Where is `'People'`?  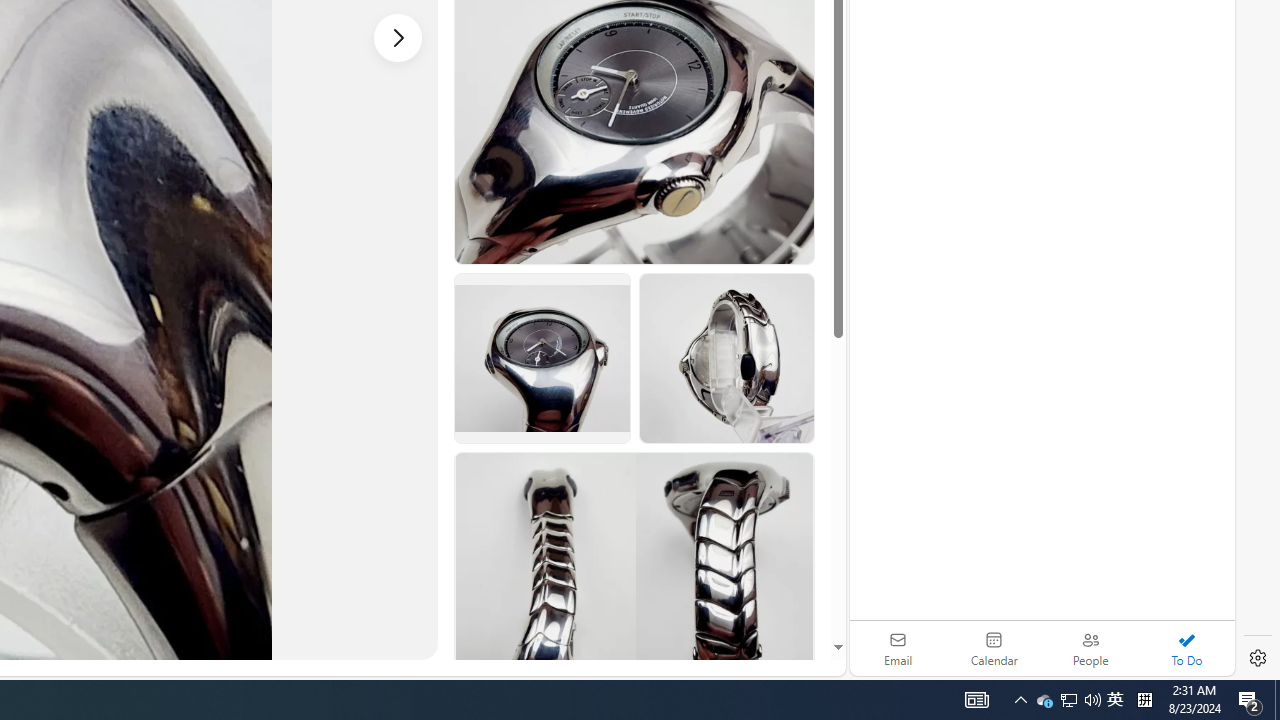
'People' is located at coordinates (1089, 648).